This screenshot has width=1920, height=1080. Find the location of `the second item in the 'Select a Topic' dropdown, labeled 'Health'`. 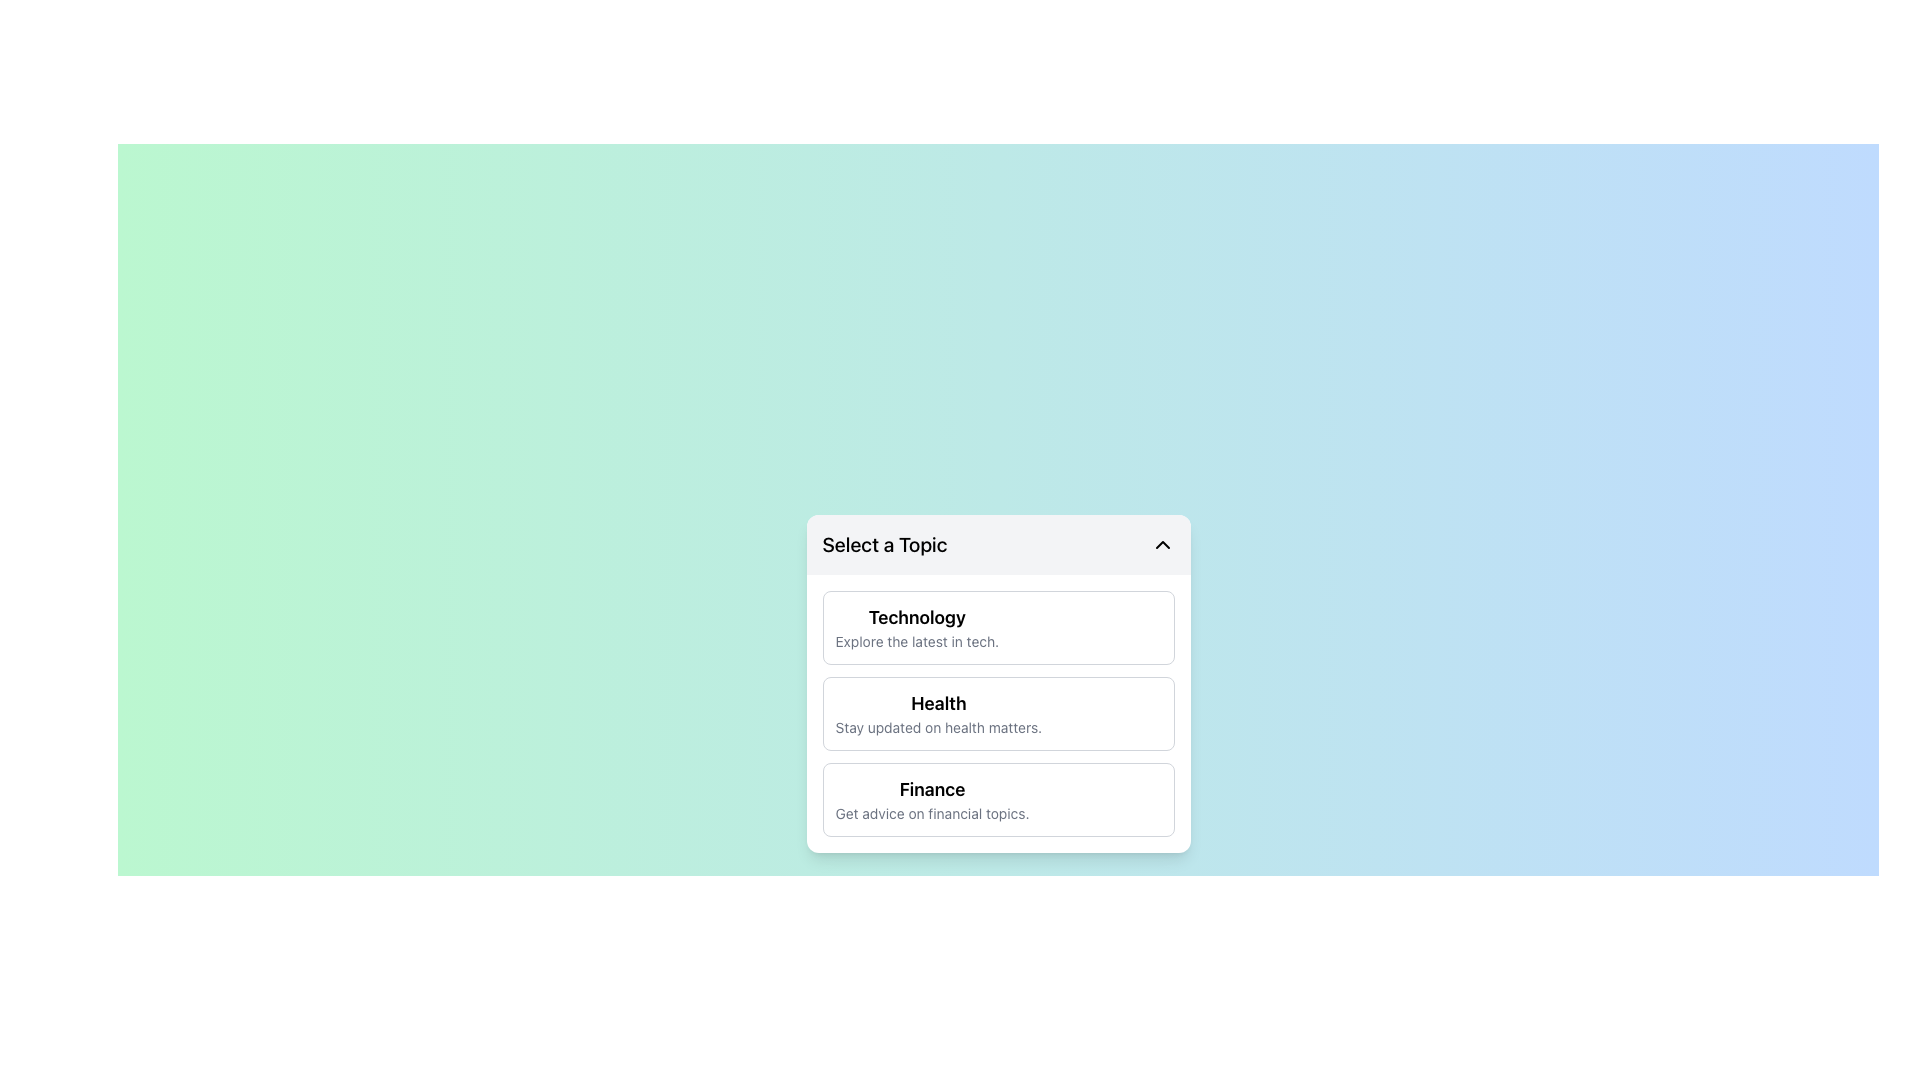

the second item in the 'Select a Topic' dropdown, labeled 'Health' is located at coordinates (998, 682).